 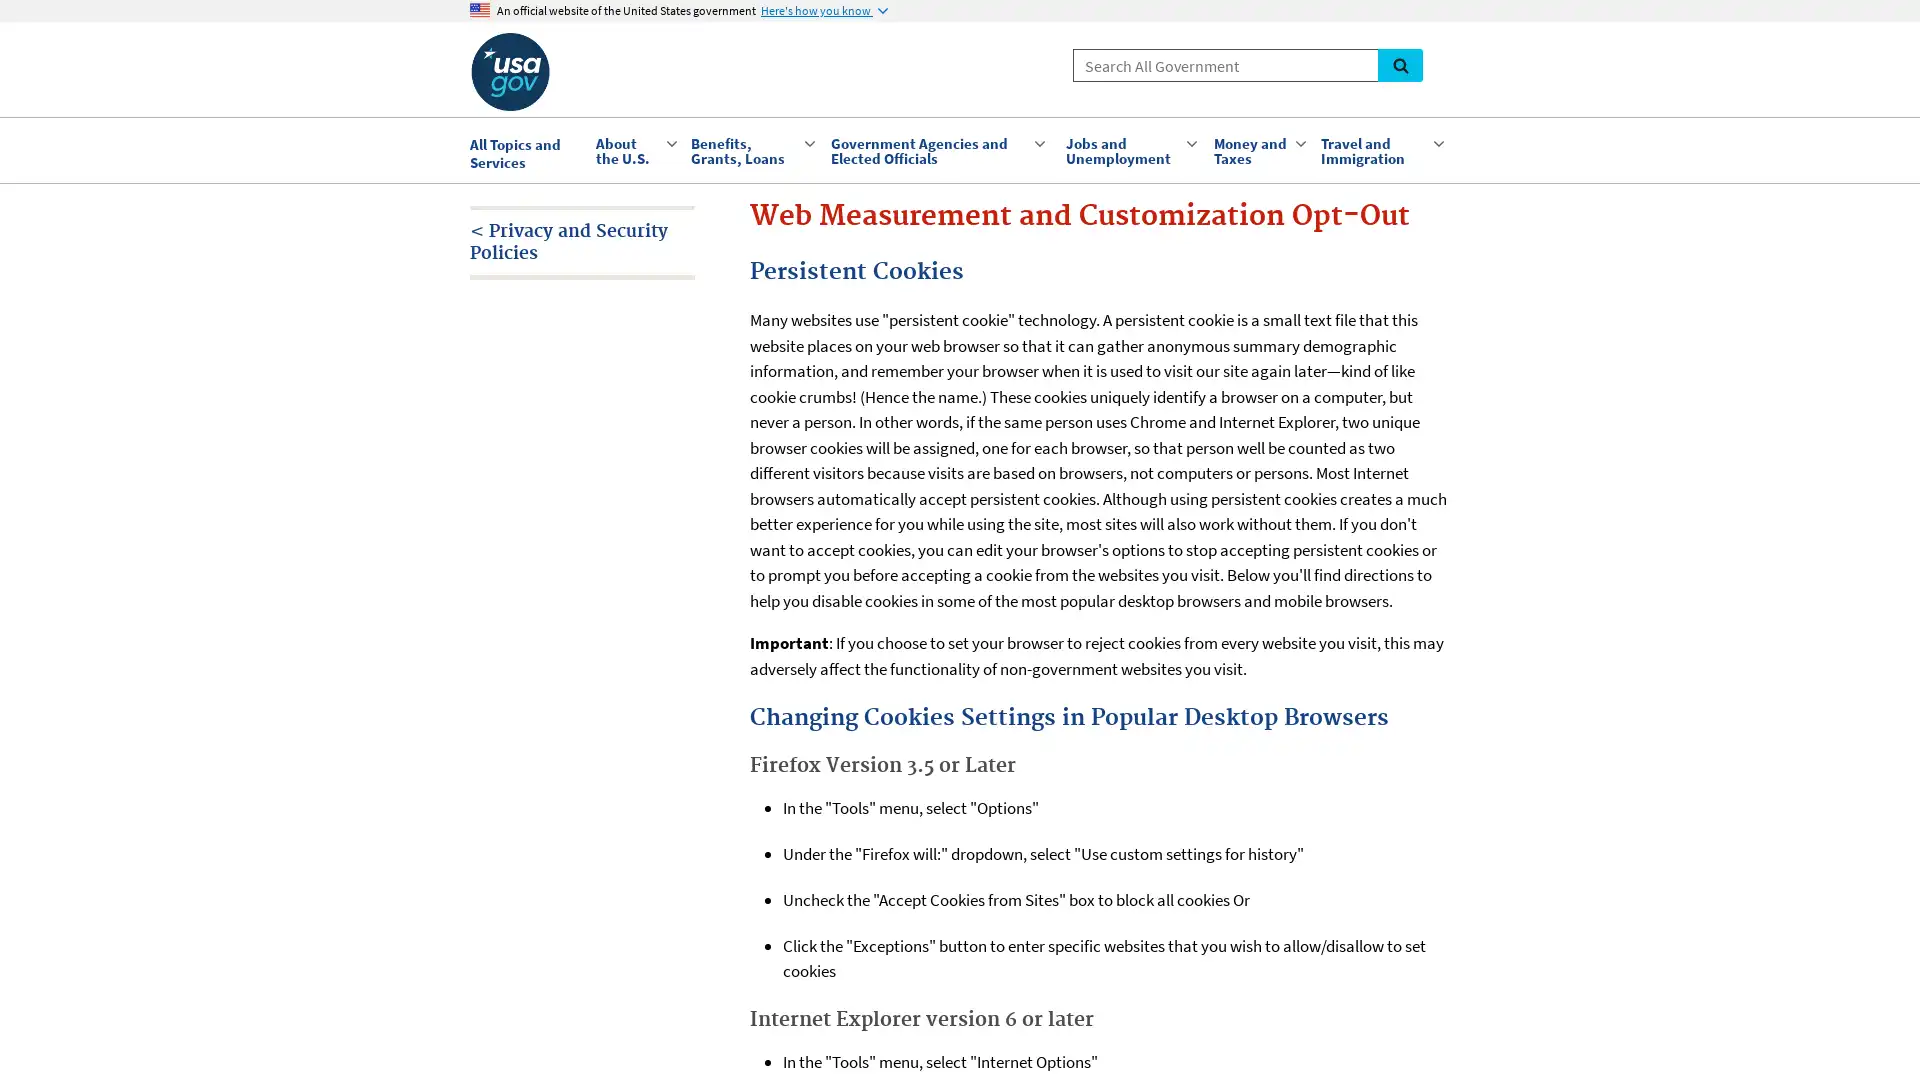 I want to click on Benefits, Grants, Loans, so click(x=749, y=149).